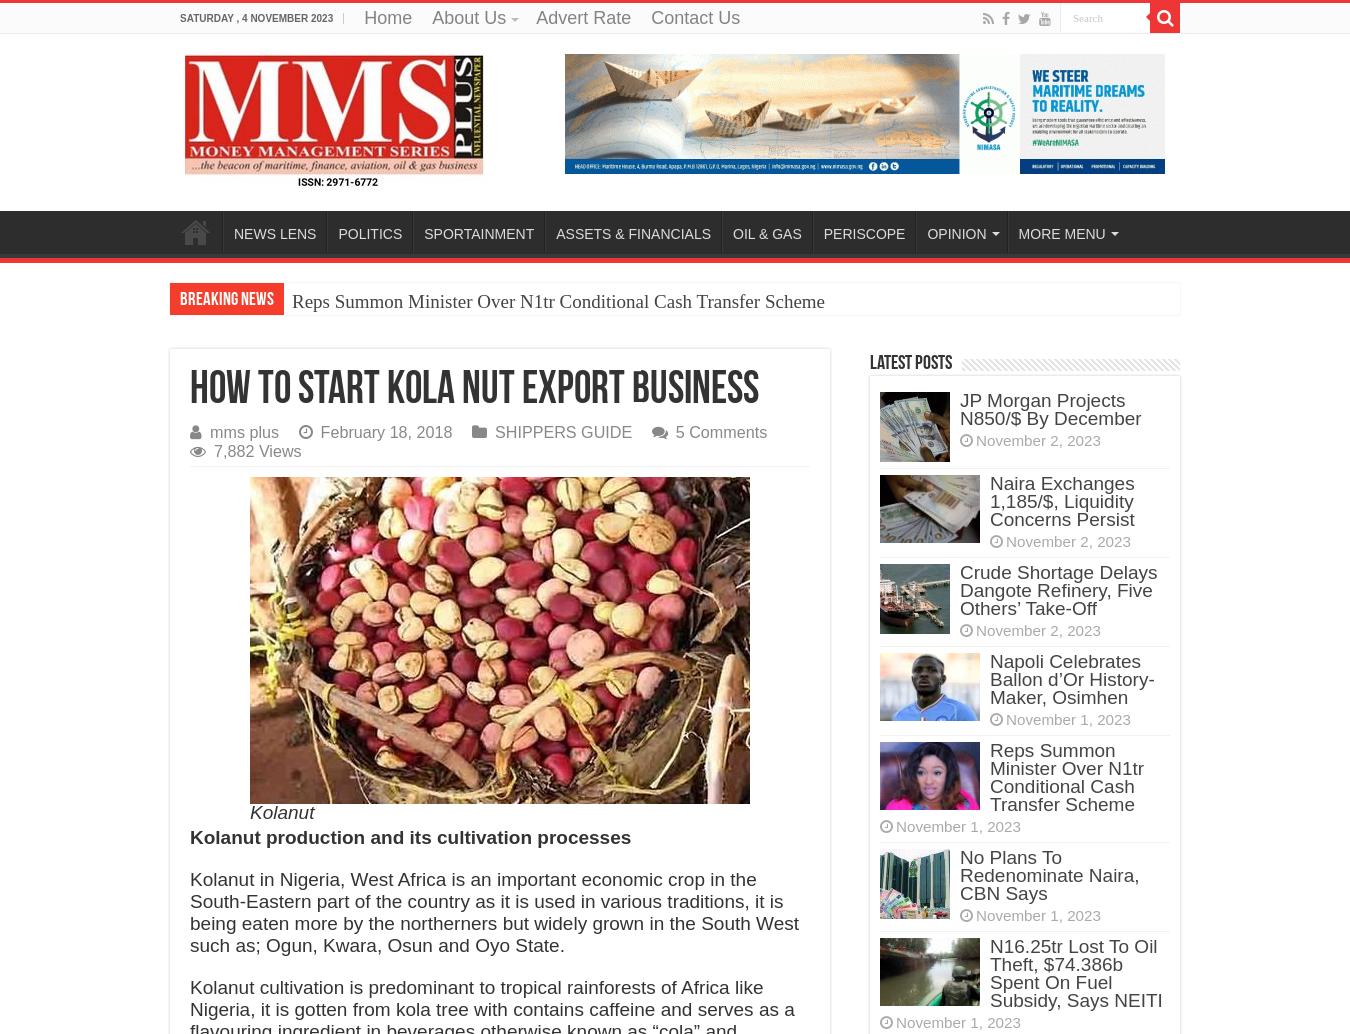 The width and height of the screenshot is (1350, 1034). Describe the element at coordinates (410, 836) in the screenshot. I see `'Kolanut production and its cultivation processes'` at that location.